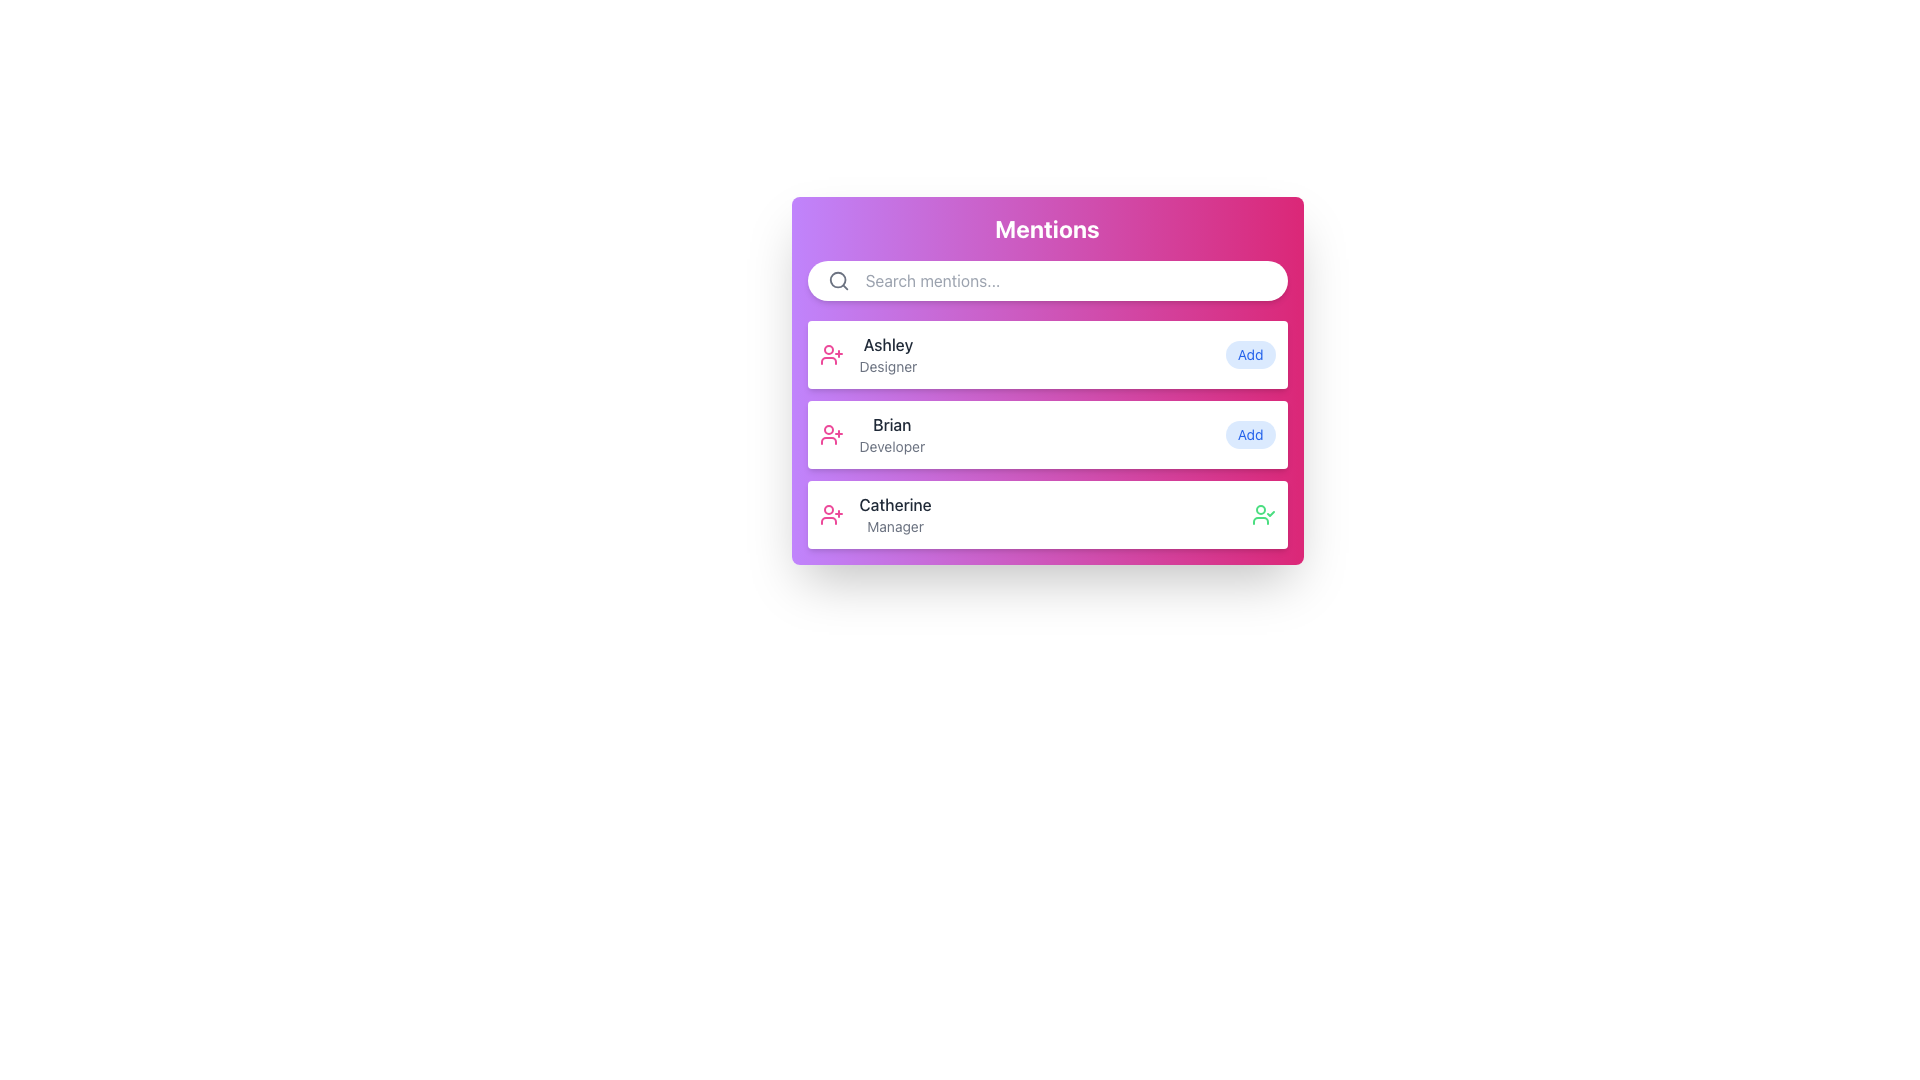  Describe the element at coordinates (838, 281) in the screenshot. I see `the gray magnifying glass icon located to the left of the search bar with placeholder text 'Search mentions...'` at that location.